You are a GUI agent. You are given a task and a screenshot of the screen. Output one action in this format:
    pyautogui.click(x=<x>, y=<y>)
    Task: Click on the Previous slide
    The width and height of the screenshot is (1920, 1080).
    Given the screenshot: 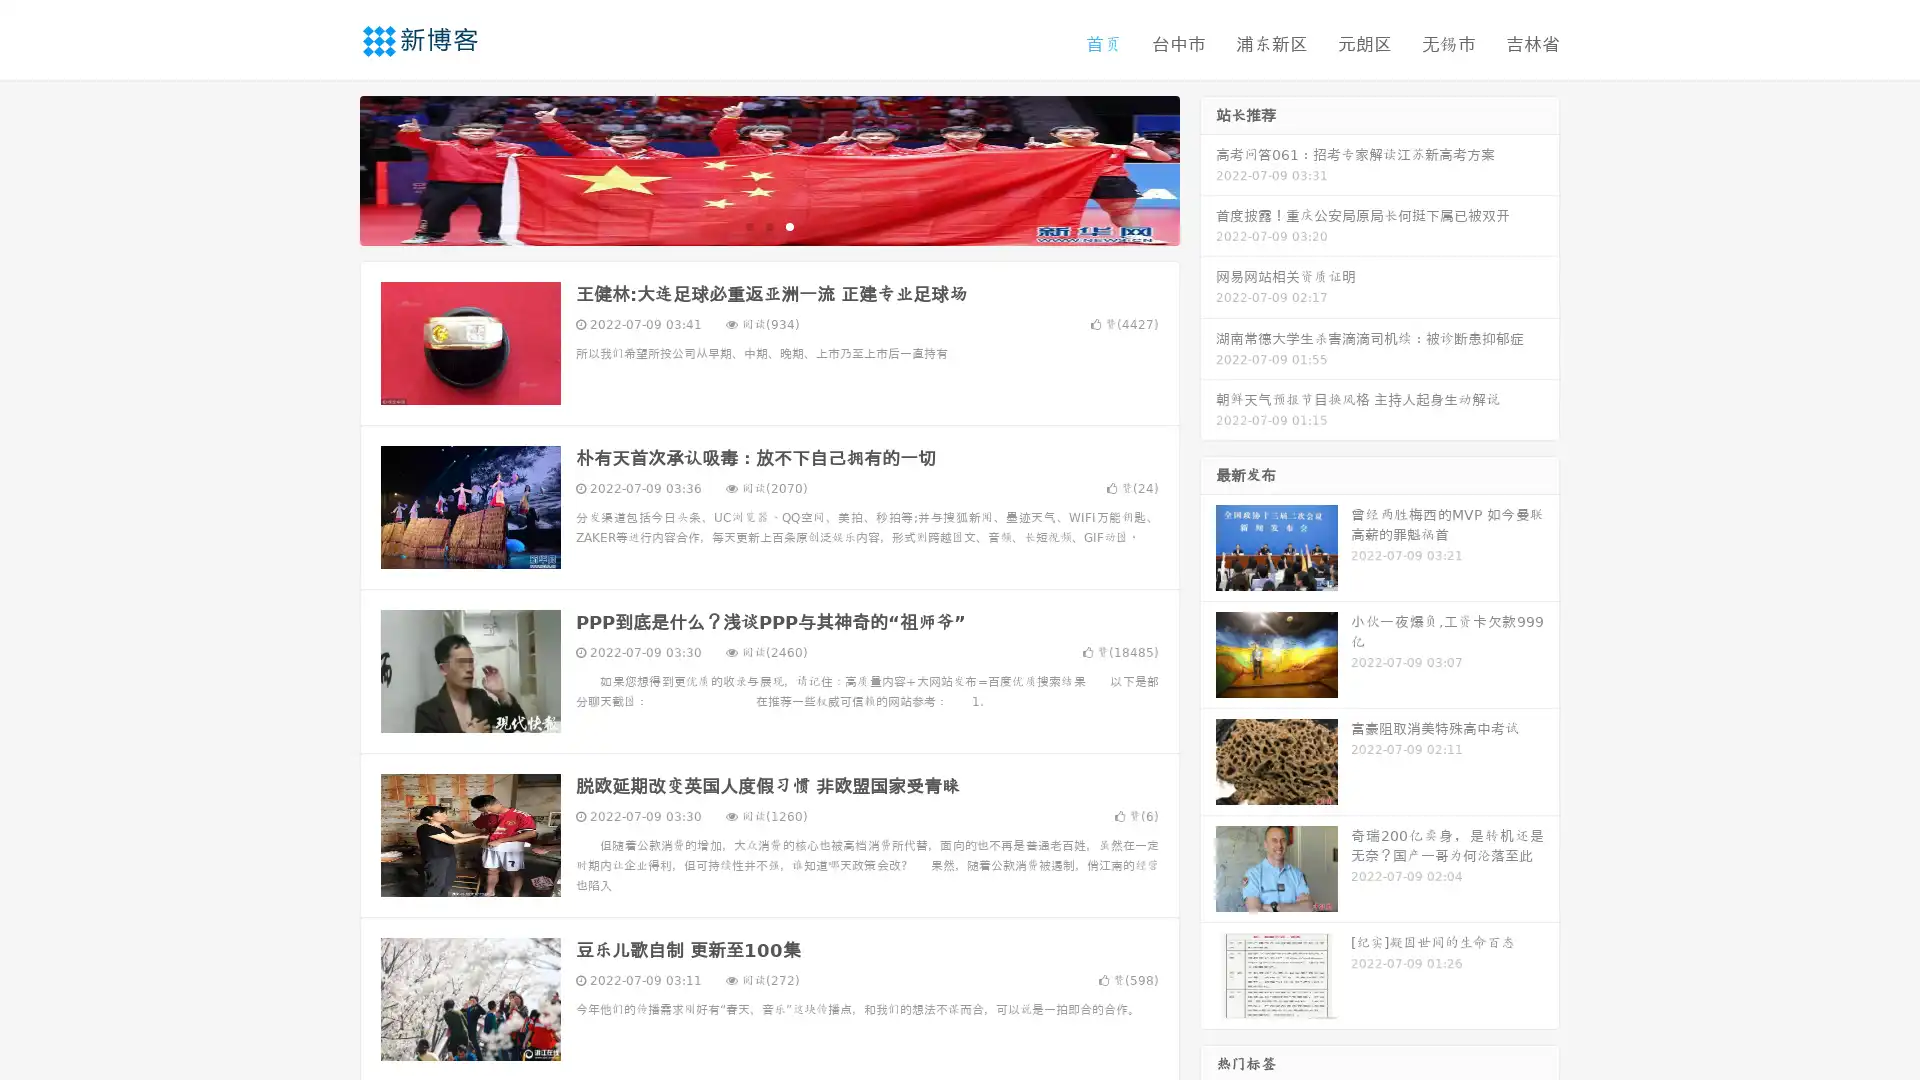 What is the action you would take?
    pyautogui.click(x=330, y=168)
    